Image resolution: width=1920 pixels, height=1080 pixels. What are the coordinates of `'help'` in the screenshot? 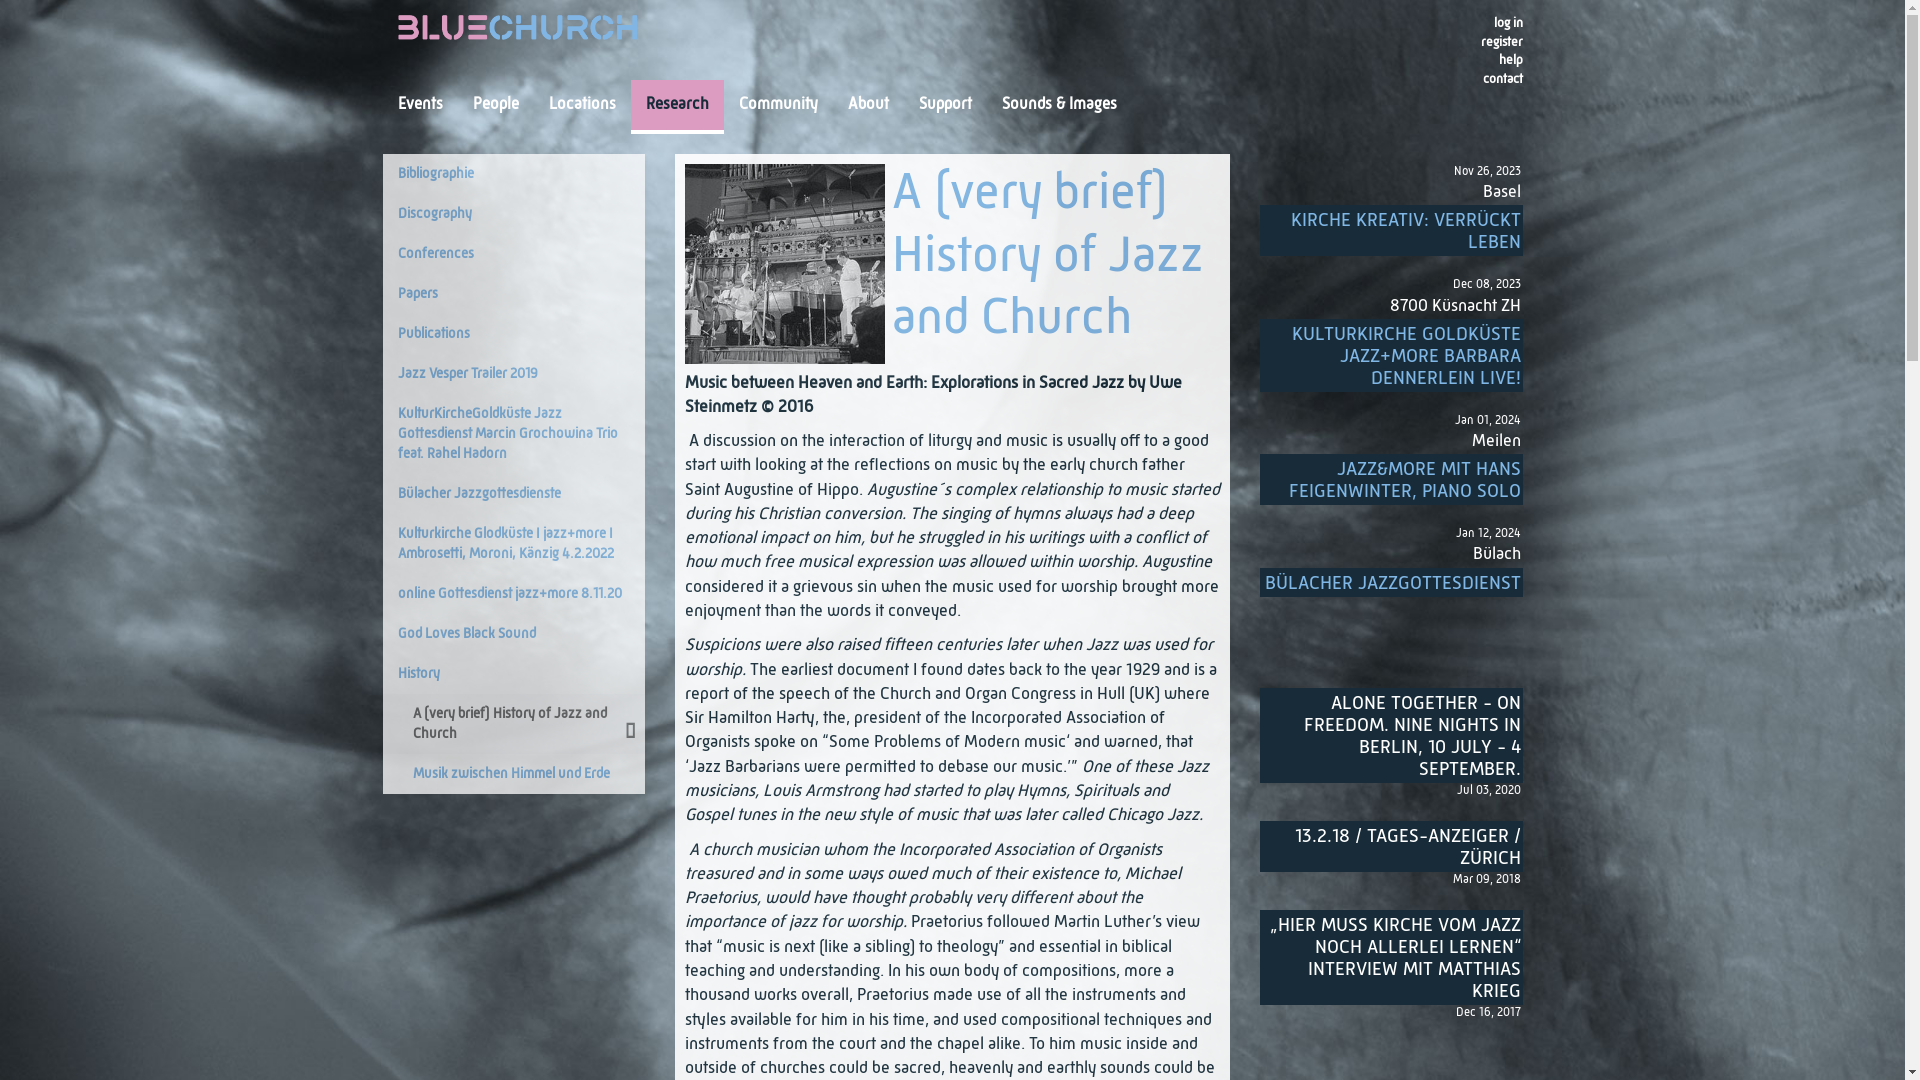 It's located at (1505, 59).